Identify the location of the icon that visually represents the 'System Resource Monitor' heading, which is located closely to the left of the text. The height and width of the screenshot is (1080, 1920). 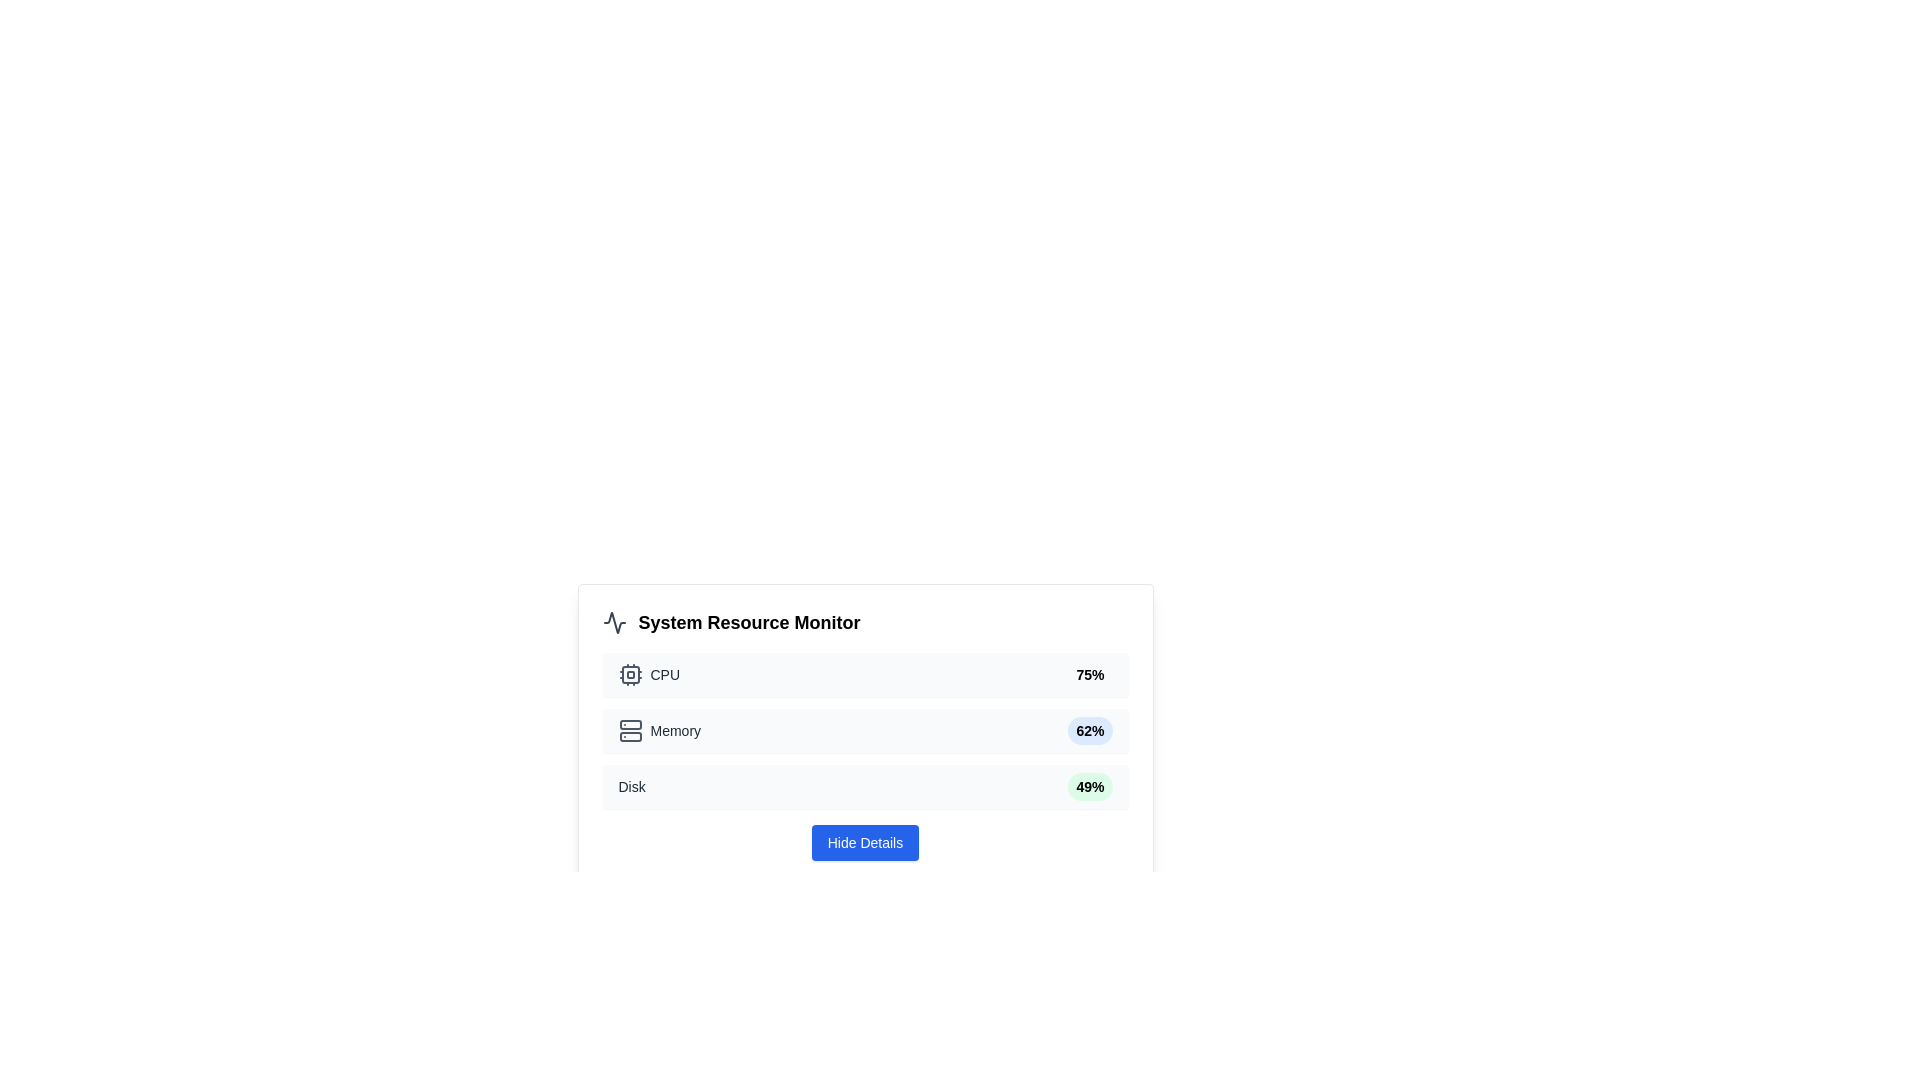
(613, 622).